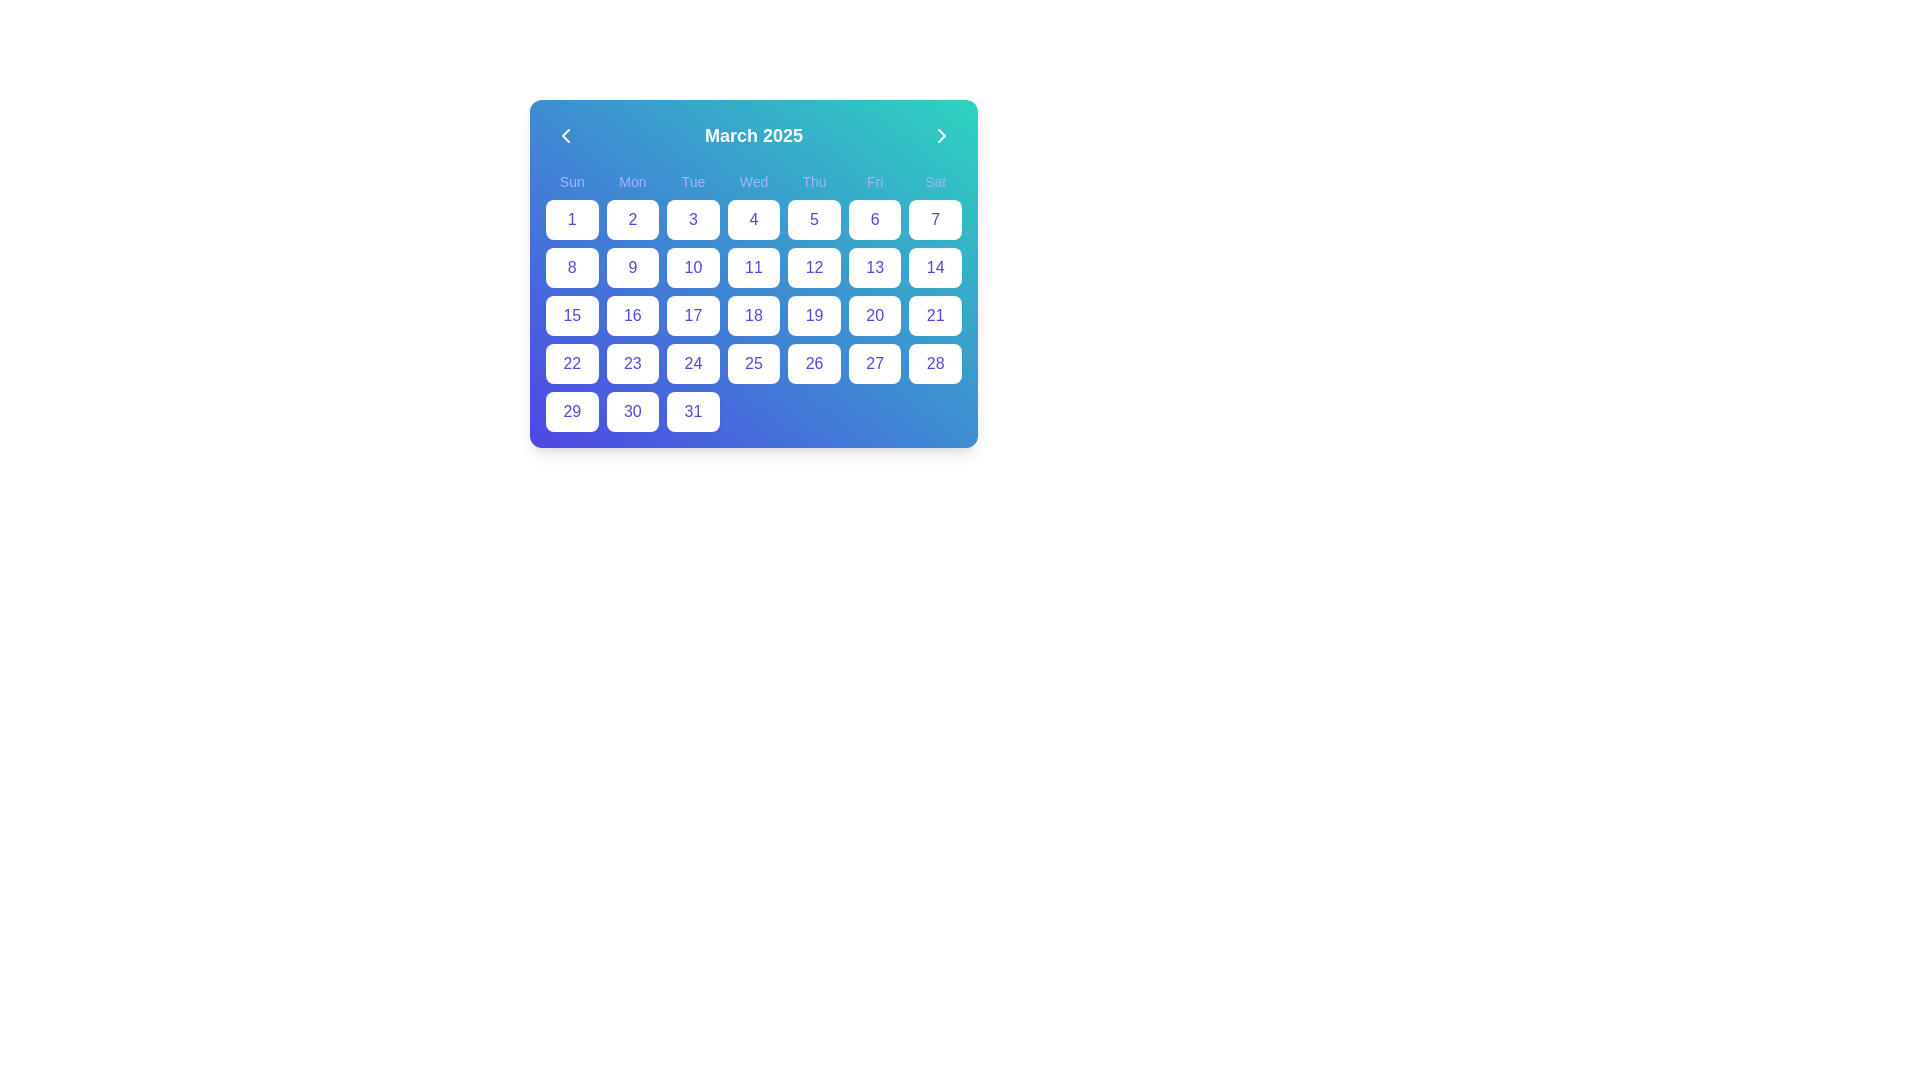  I want to click on the date button representing '14' in the calendar interface, located in the rightmost column of the third row beneath 'Sat', so click(934, 266).